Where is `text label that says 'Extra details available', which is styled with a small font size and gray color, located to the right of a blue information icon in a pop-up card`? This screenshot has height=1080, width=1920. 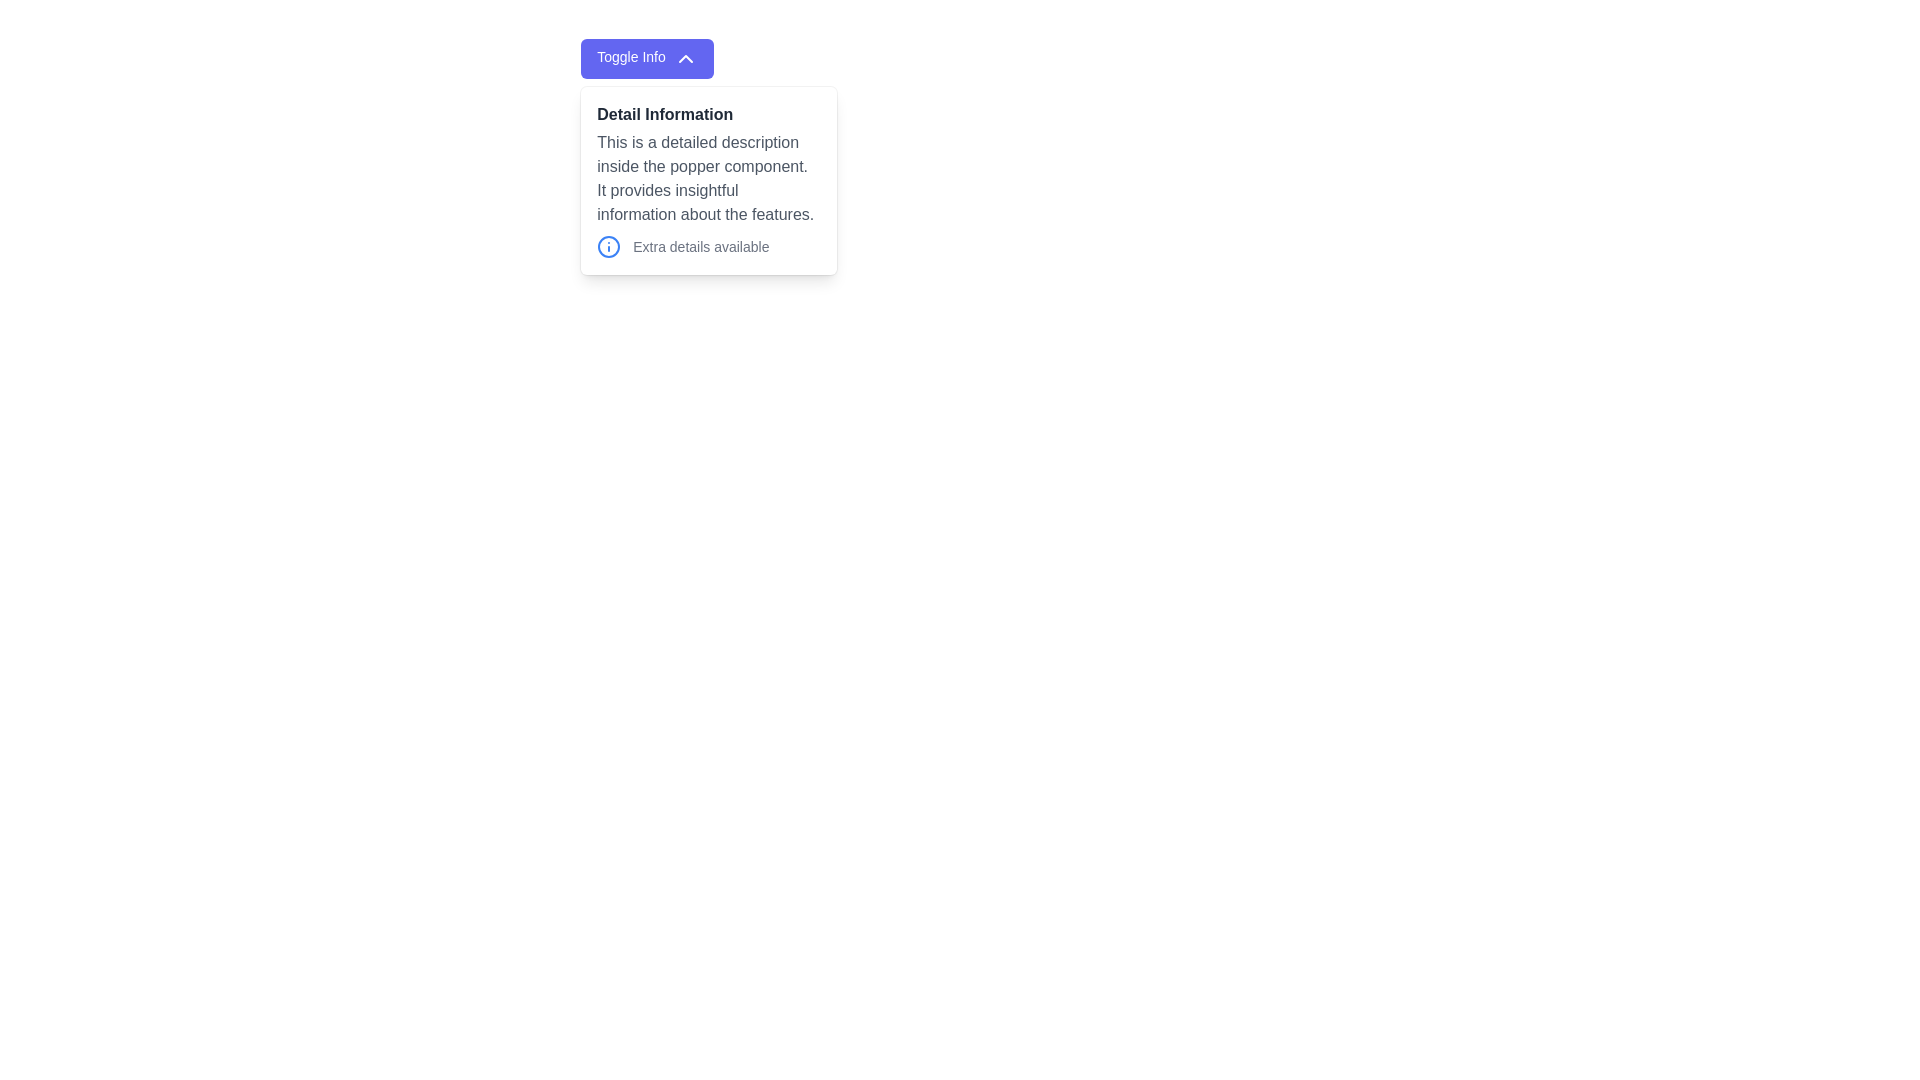
text label that says 'Extra details available', which is styled with a small font size and gray color, located to the right of a blue information icon in a pop-up card is located at coordinates (701, 245).